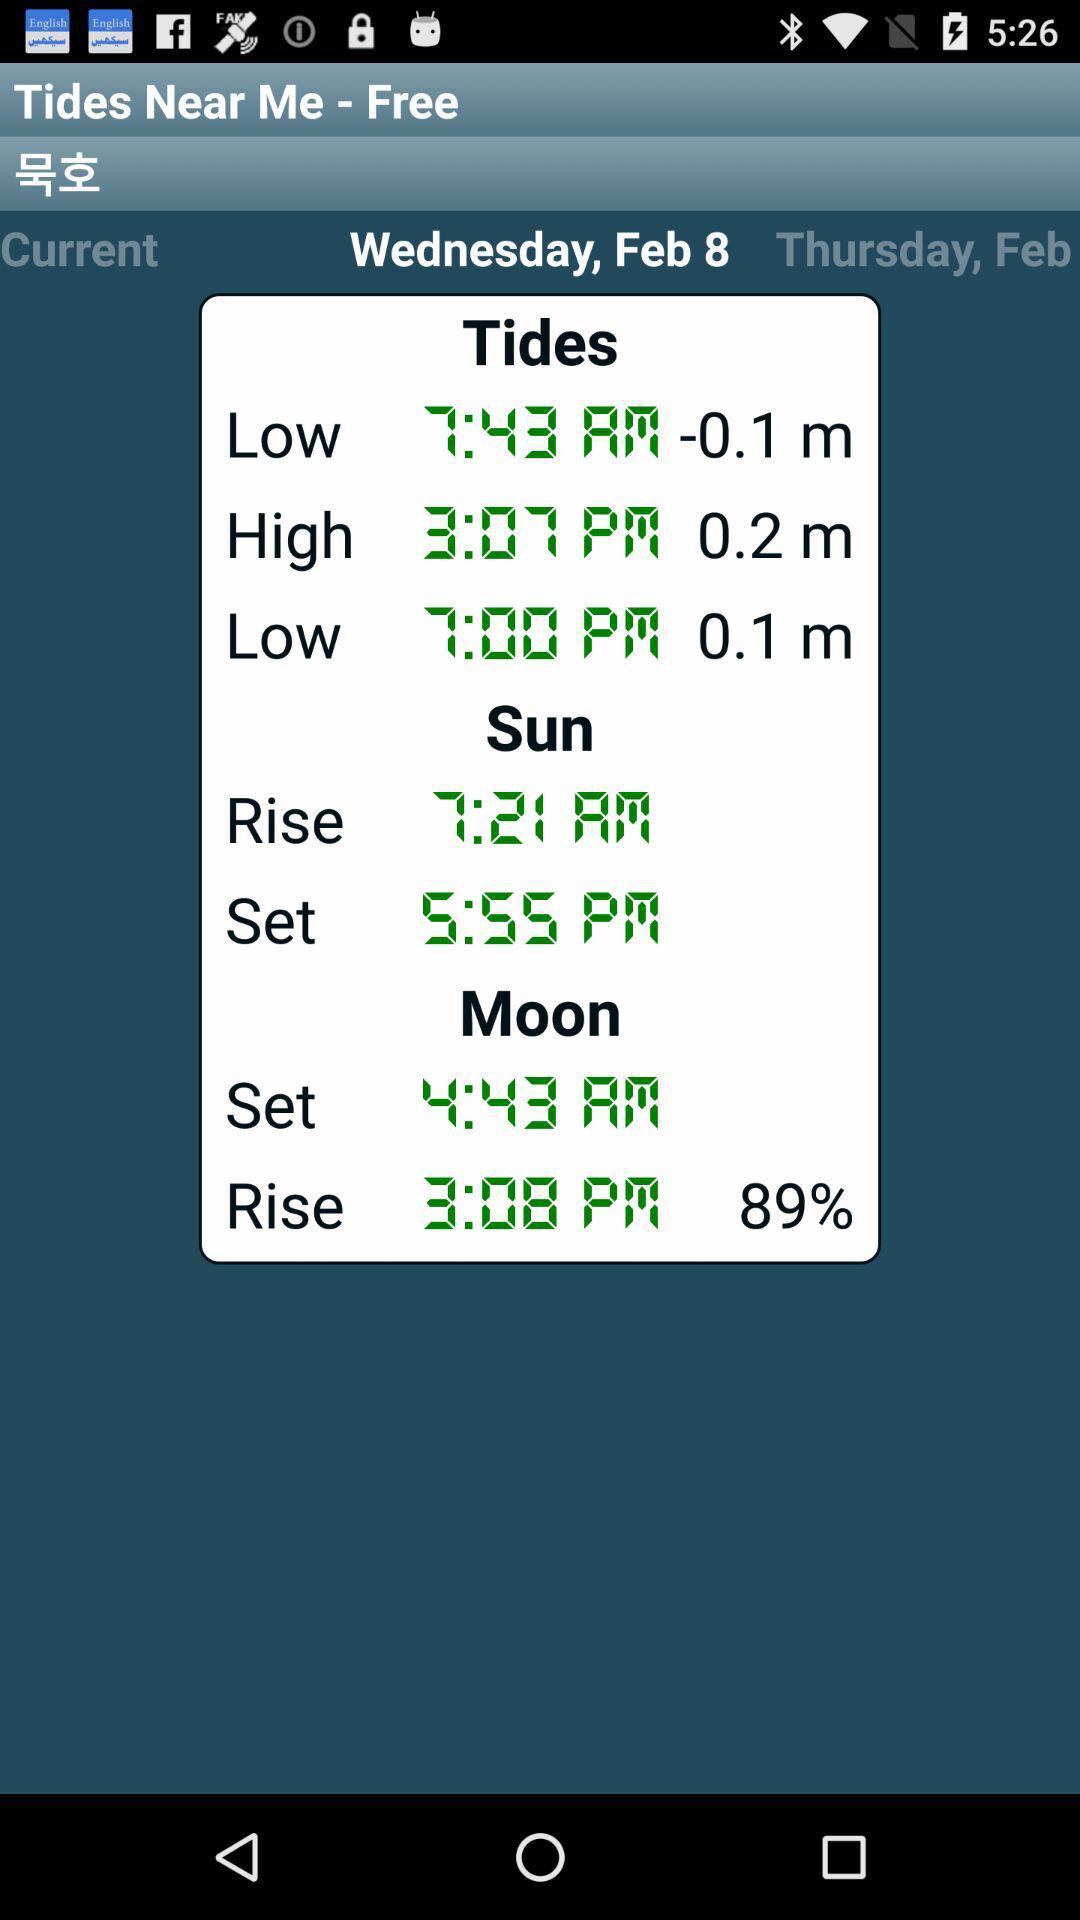 Image resolution: width=1080 pixels, height=1920 pixels. Describe the element at coordinates (540, 533) in the screenshot. I see `app above the low` at that location.